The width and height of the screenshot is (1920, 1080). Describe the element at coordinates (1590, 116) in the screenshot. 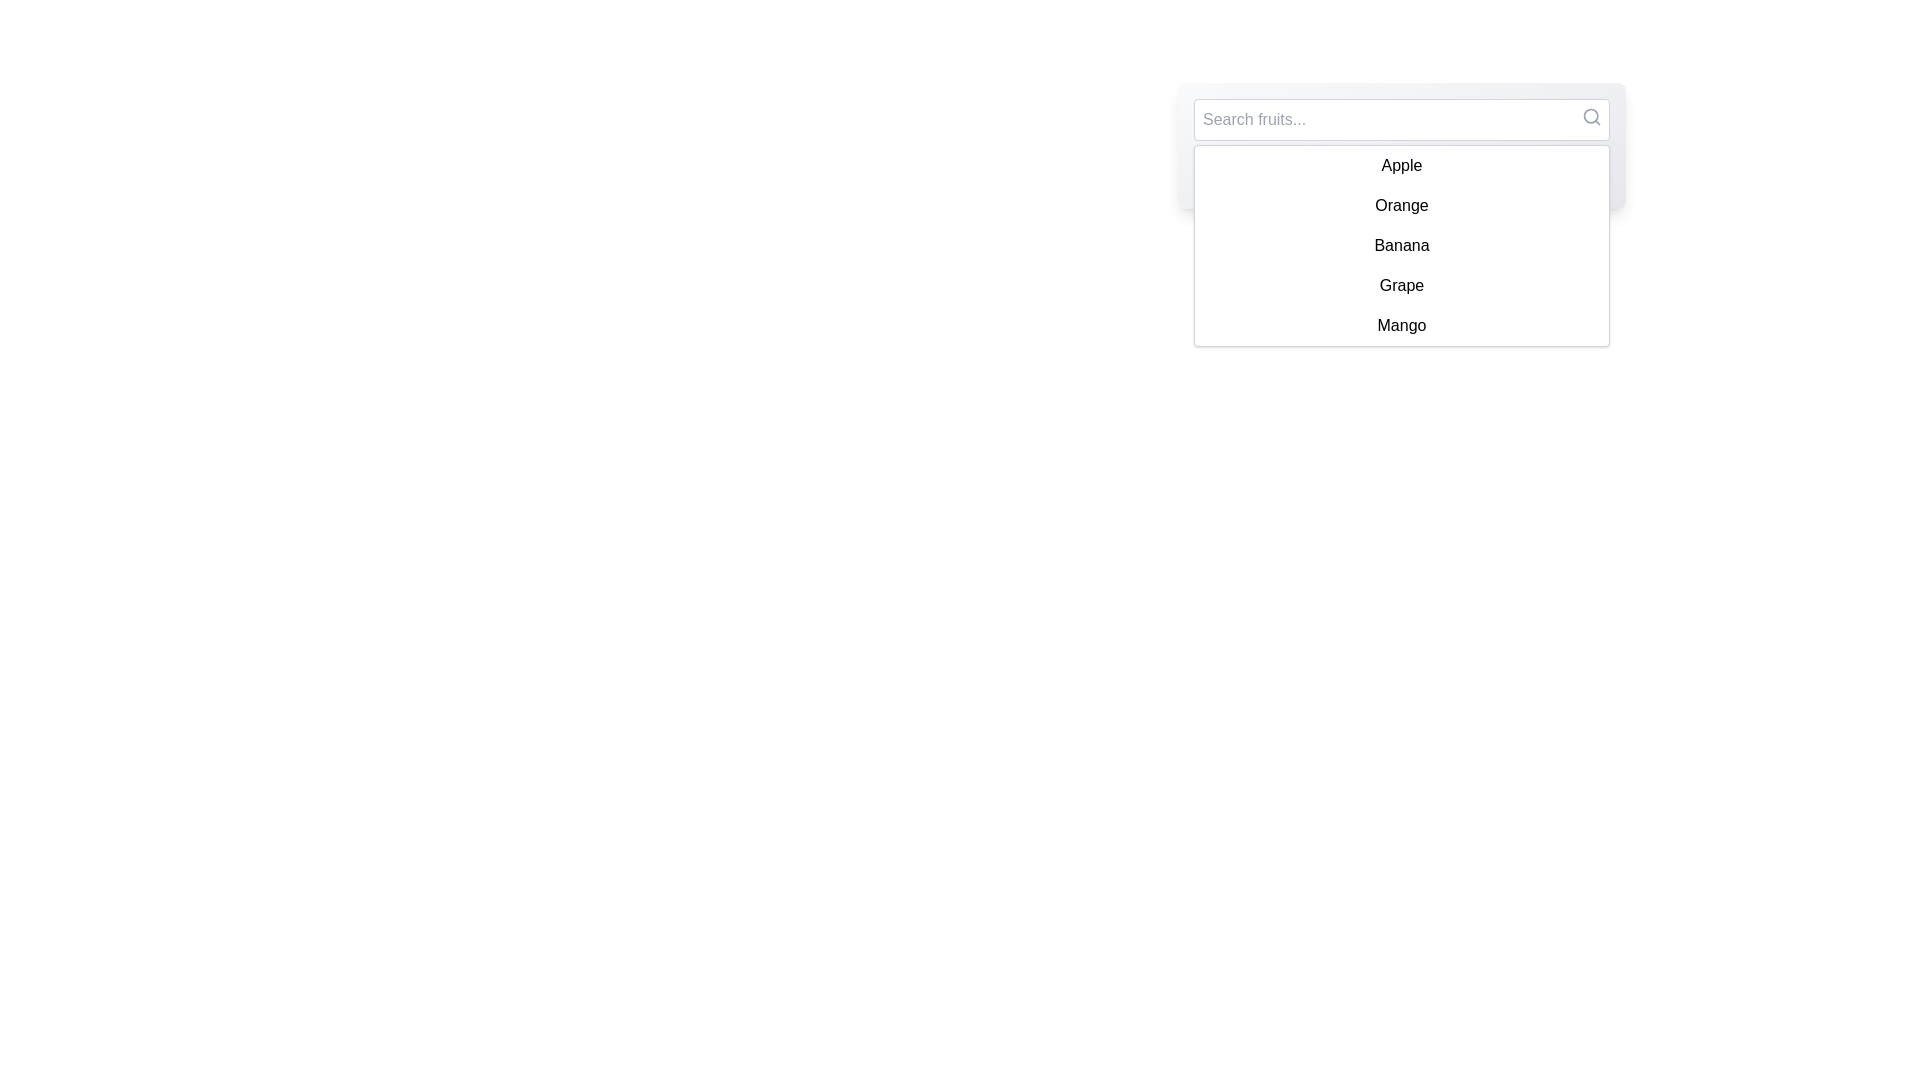

I see `the decorative SVG circle that represents the lens of the classic search icon, which is positioned above the handle of the magnifying glass` at that location.